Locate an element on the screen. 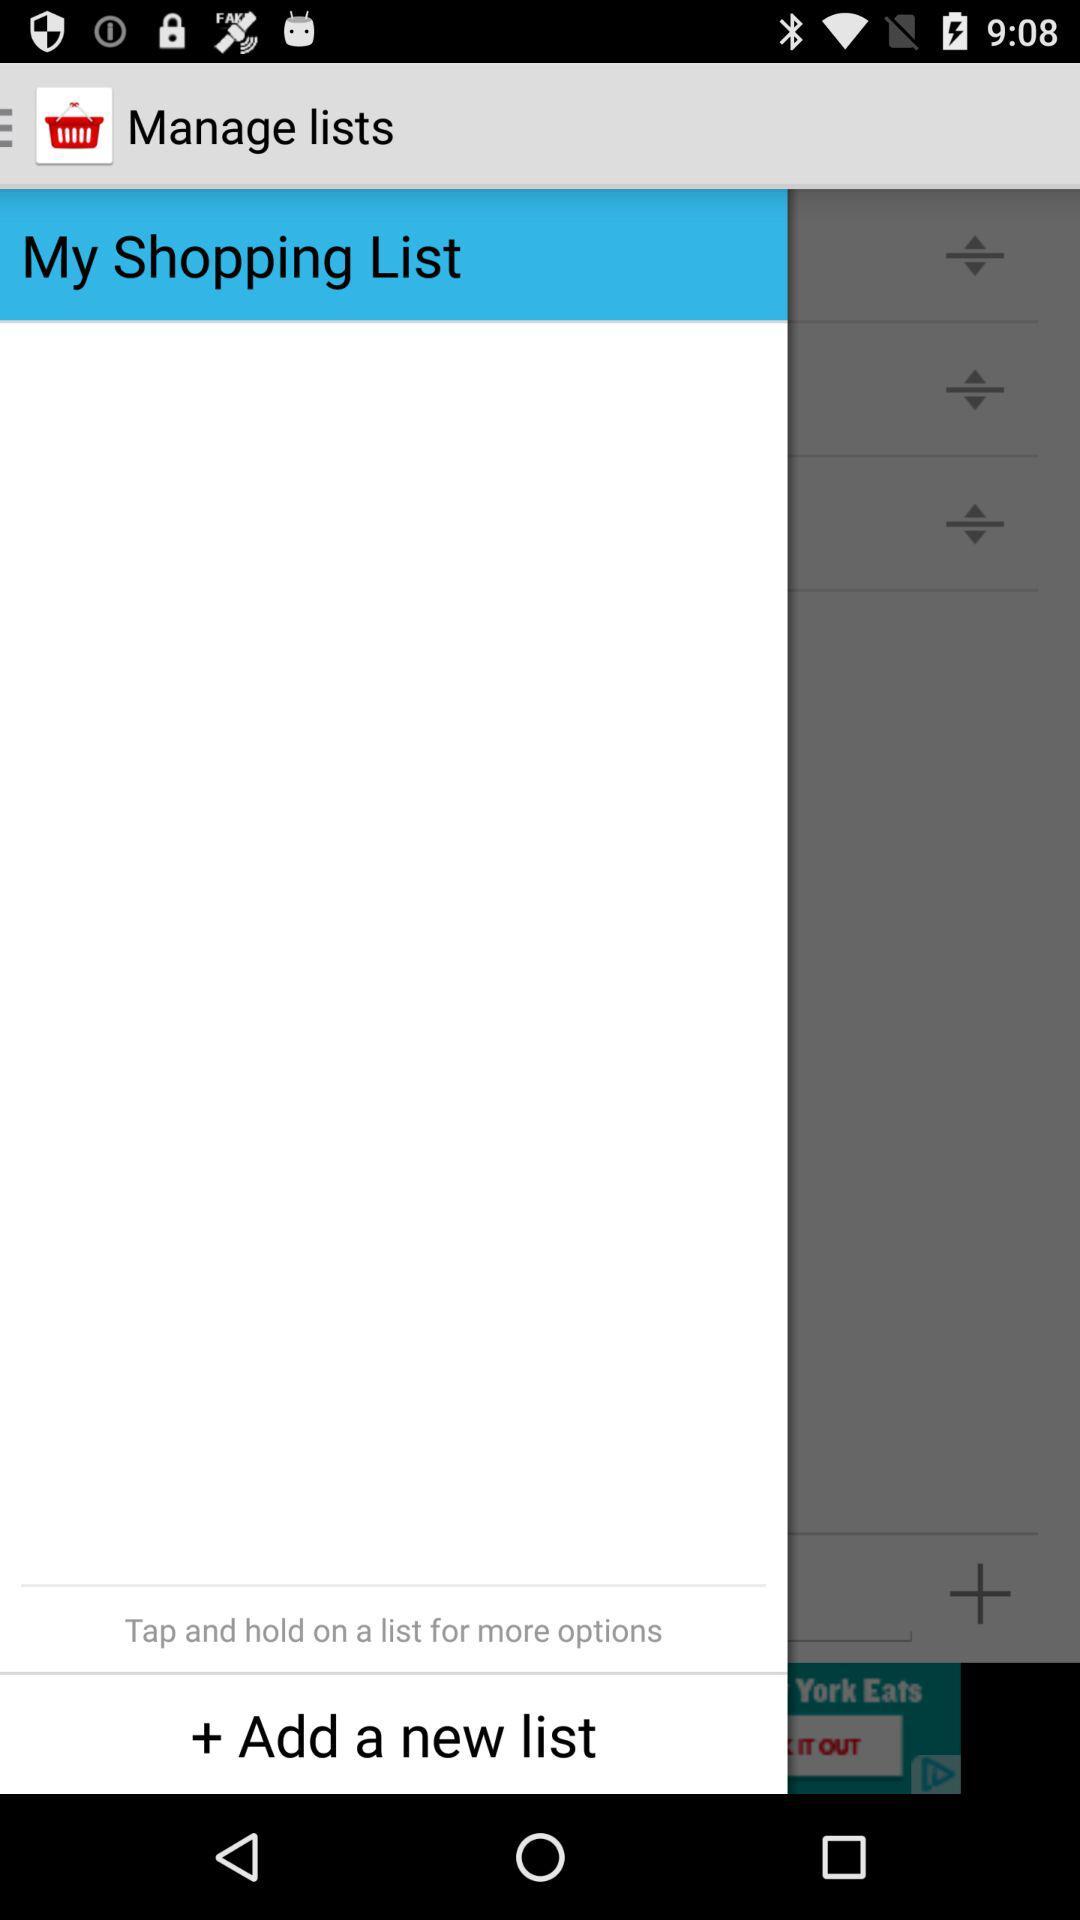 The height and width of the screenshot is (1920, 1080). the second button at the right side of the page is located at coordinates (974, 388).